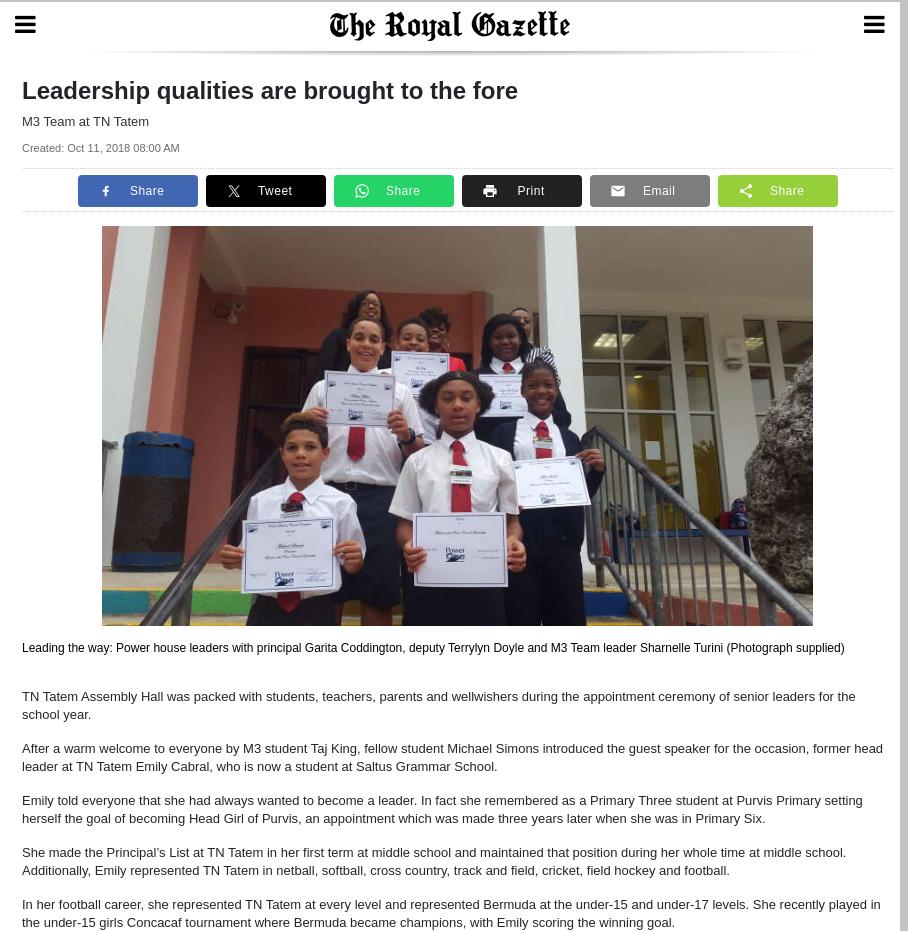  What do you see at coordinates (438, 703) in the screenshot?
I see `'TN Tatem Assembly Hall was packed with students, teachers, parents and wellwishers during the appointment ceremony of senior leaders for the school year.'` at bounding box center [438, 703].